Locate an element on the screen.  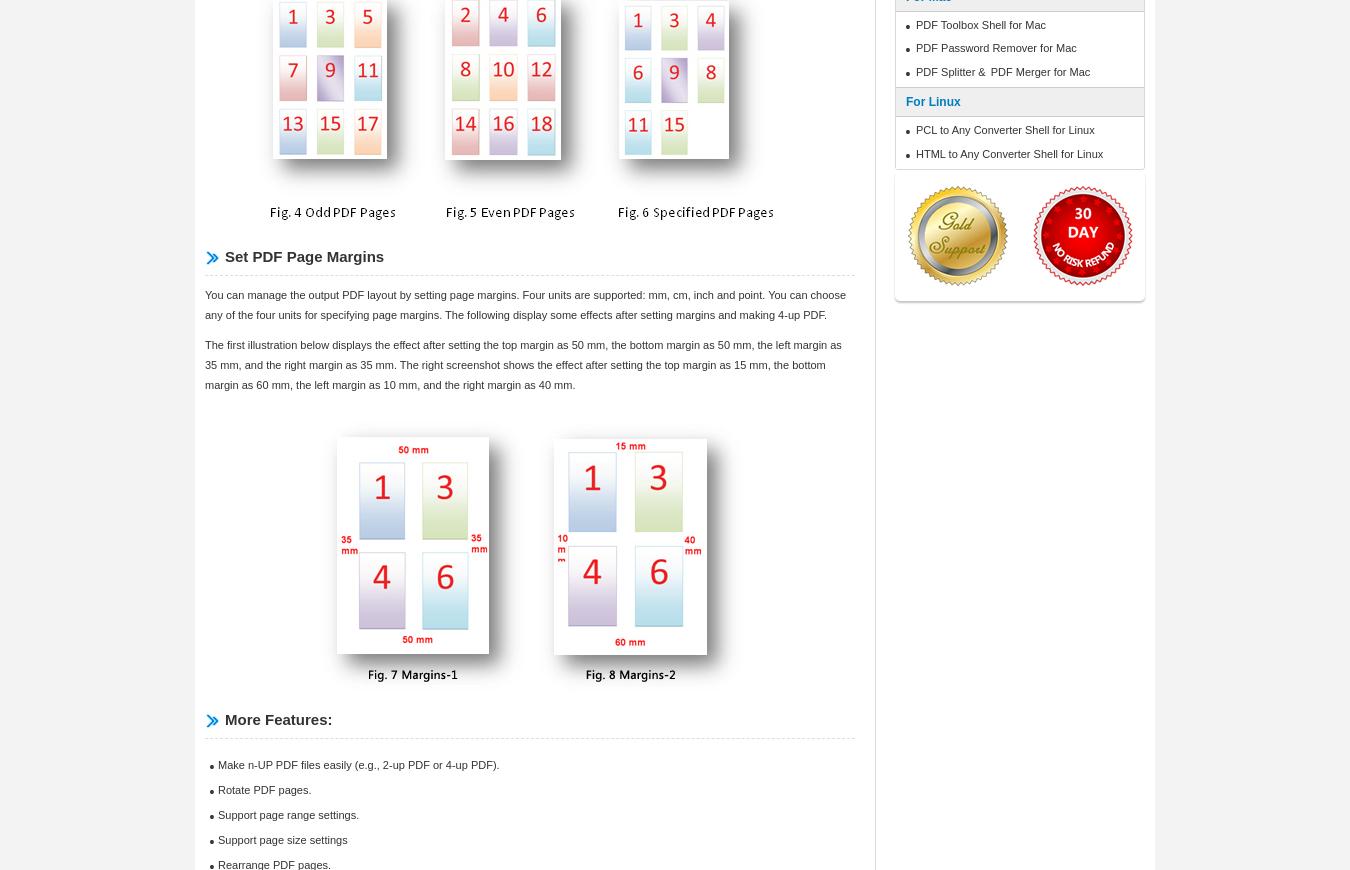
'Rotate PDF pages.' is located at coordinates (263, 789).